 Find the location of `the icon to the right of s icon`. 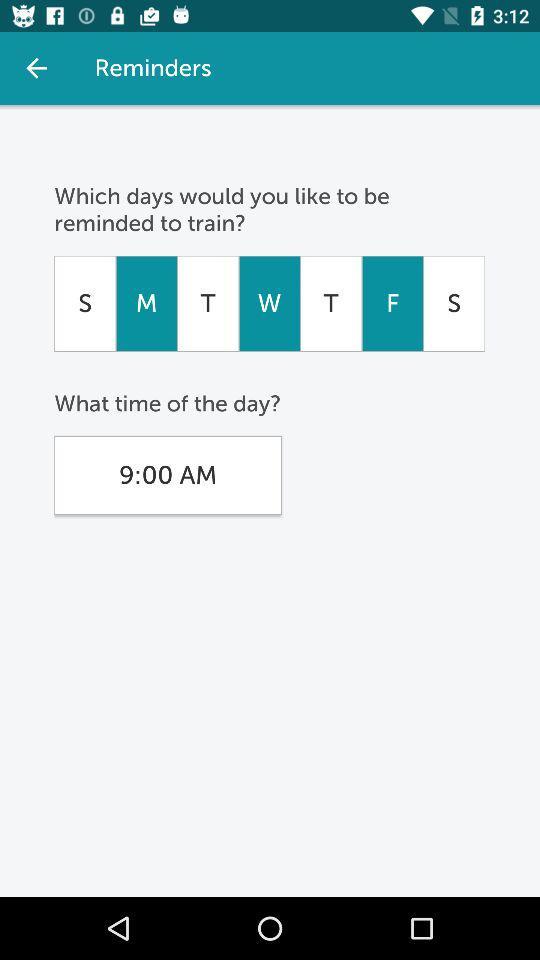

the icon to the right of s icon is located at coordinates (145, 303).